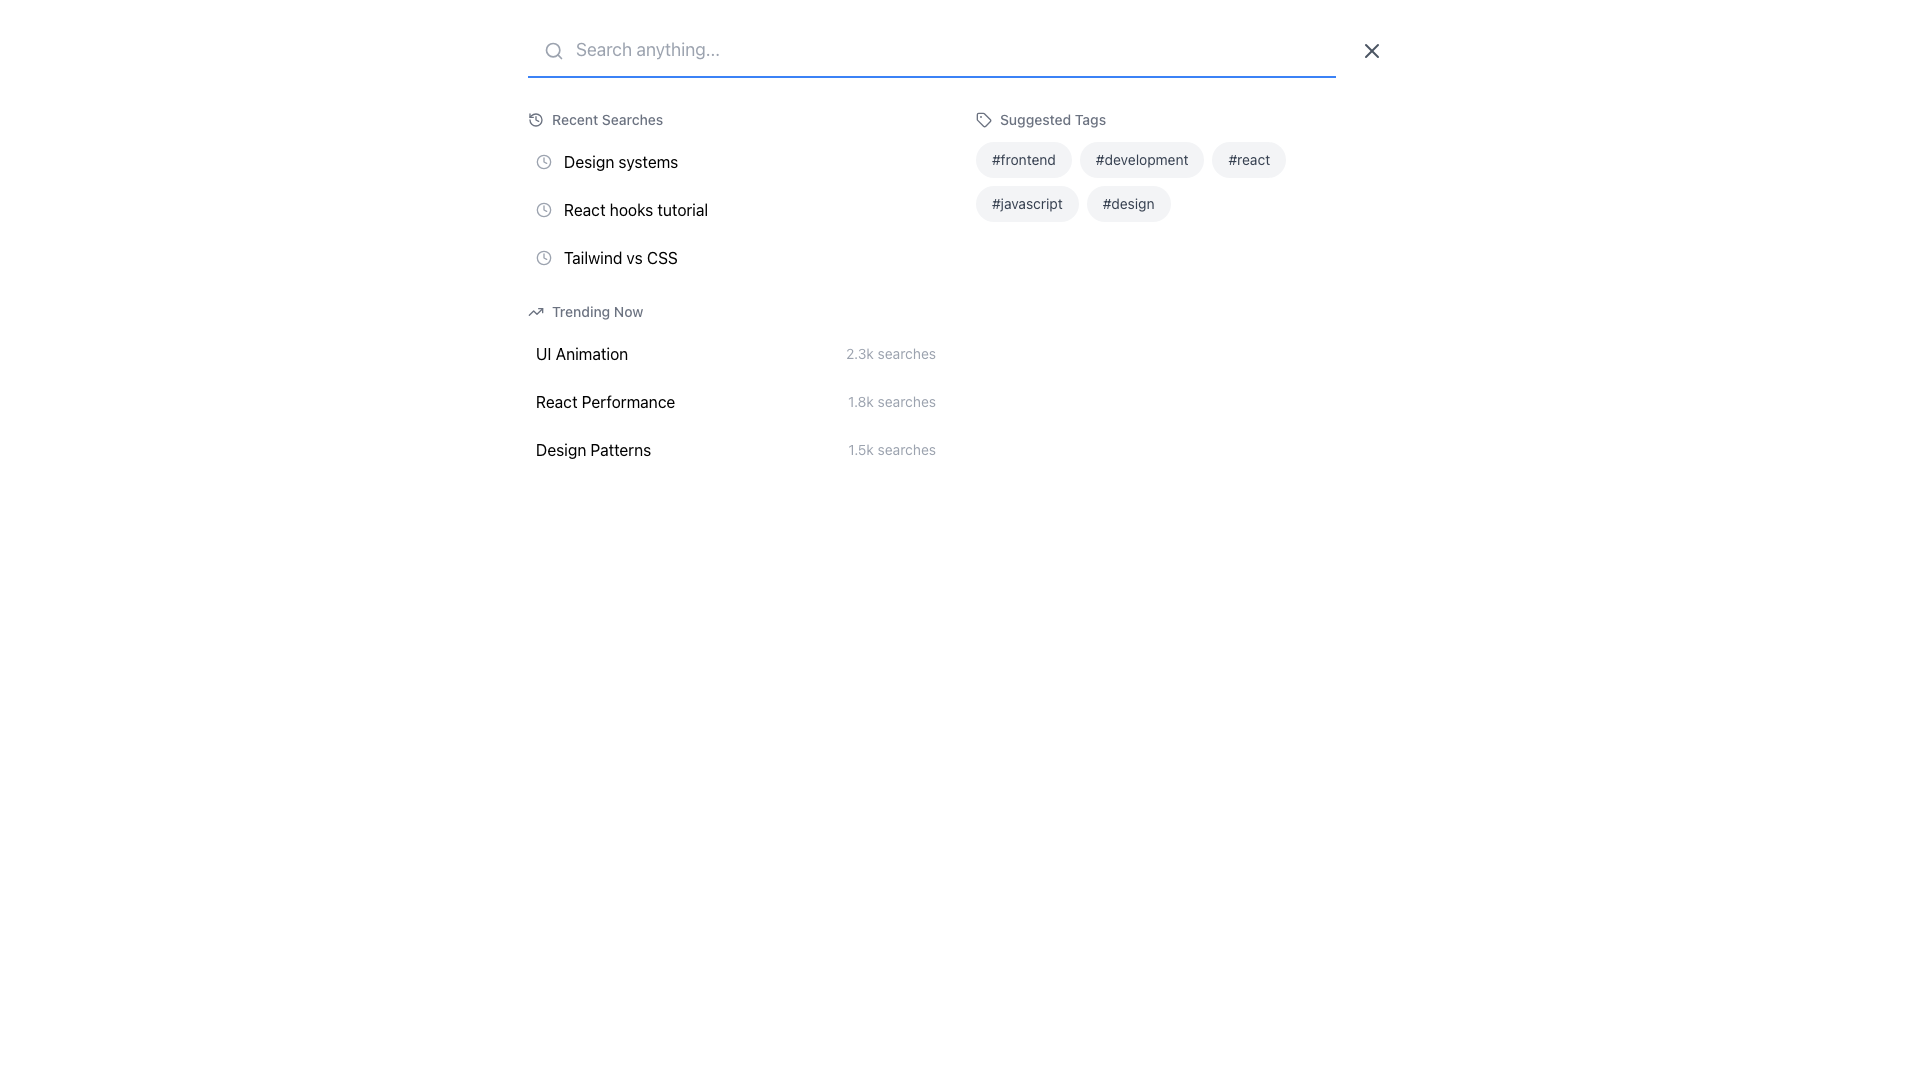  I want to click on the 'Tailwind vs CSS' button in the 'Recent Searches' section for navigation, so click(734, 257).